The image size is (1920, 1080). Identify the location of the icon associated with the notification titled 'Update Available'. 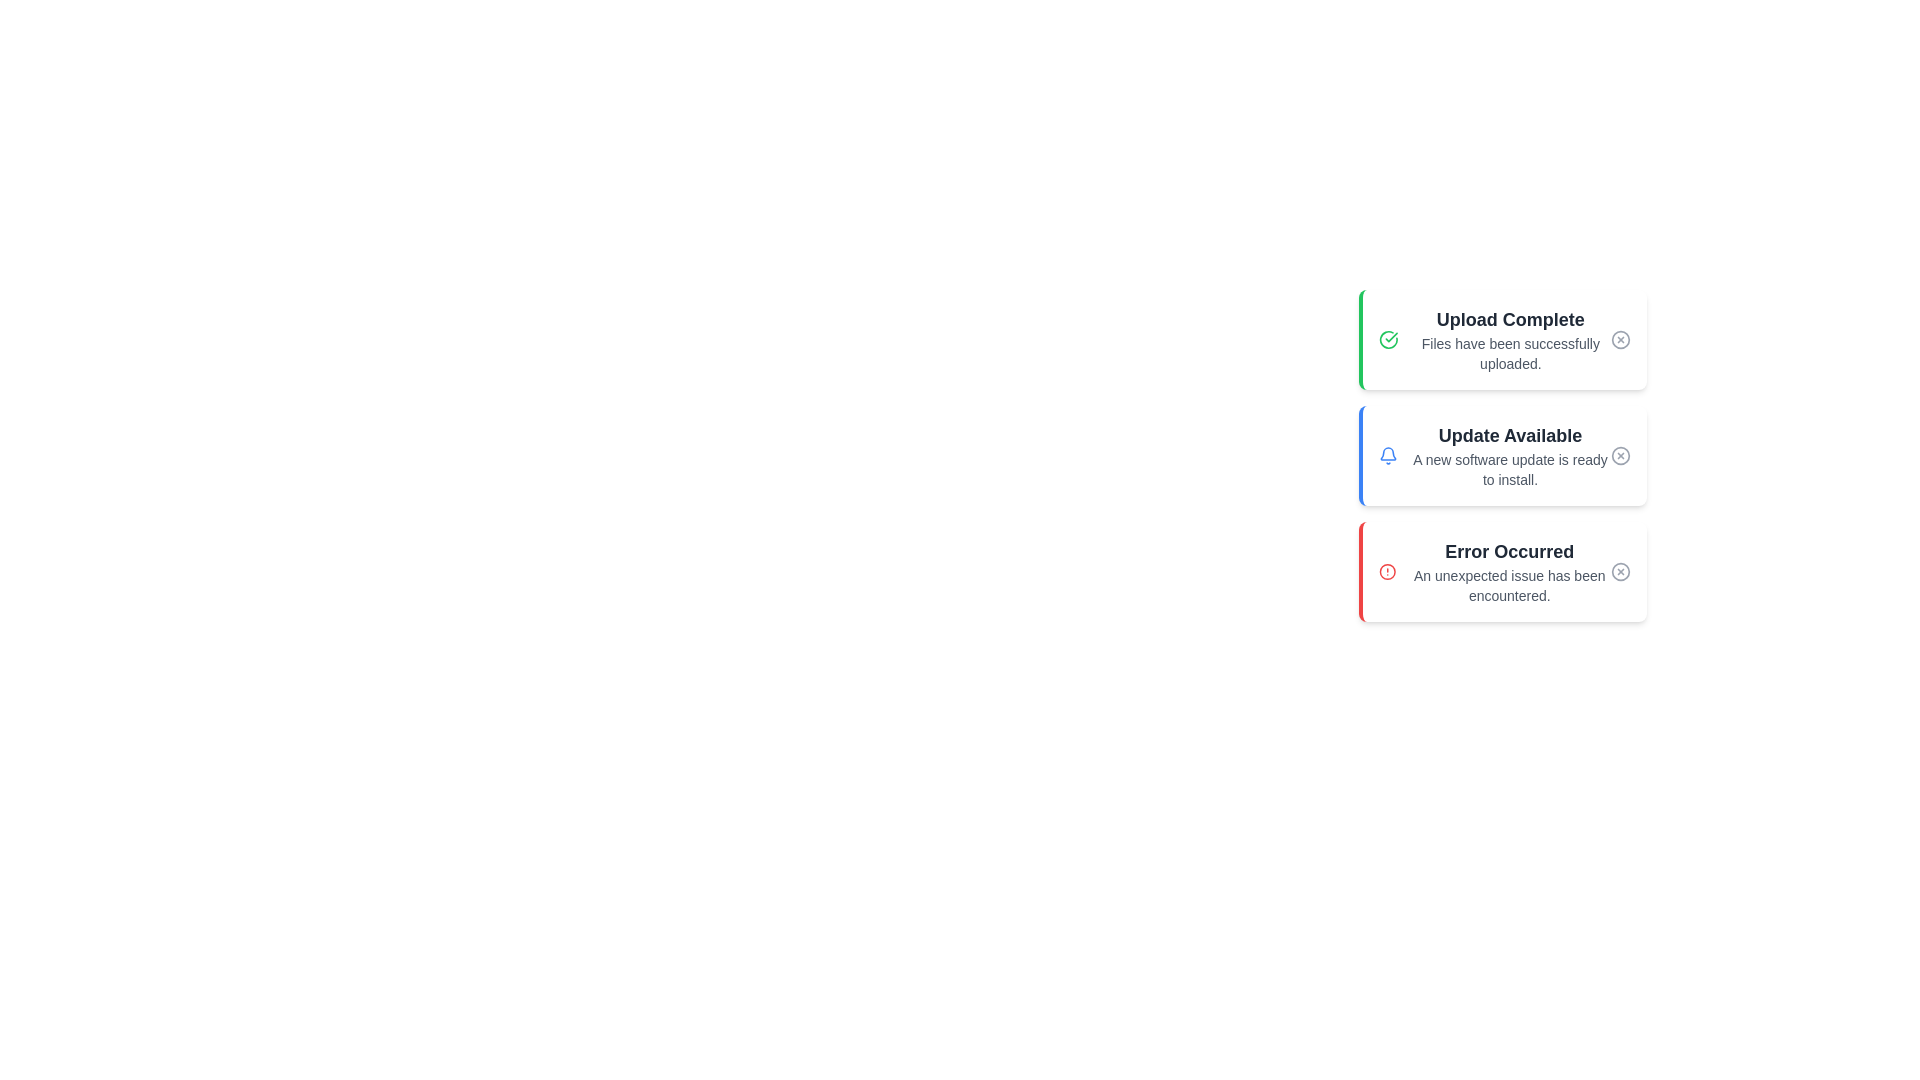
(1387, 455).